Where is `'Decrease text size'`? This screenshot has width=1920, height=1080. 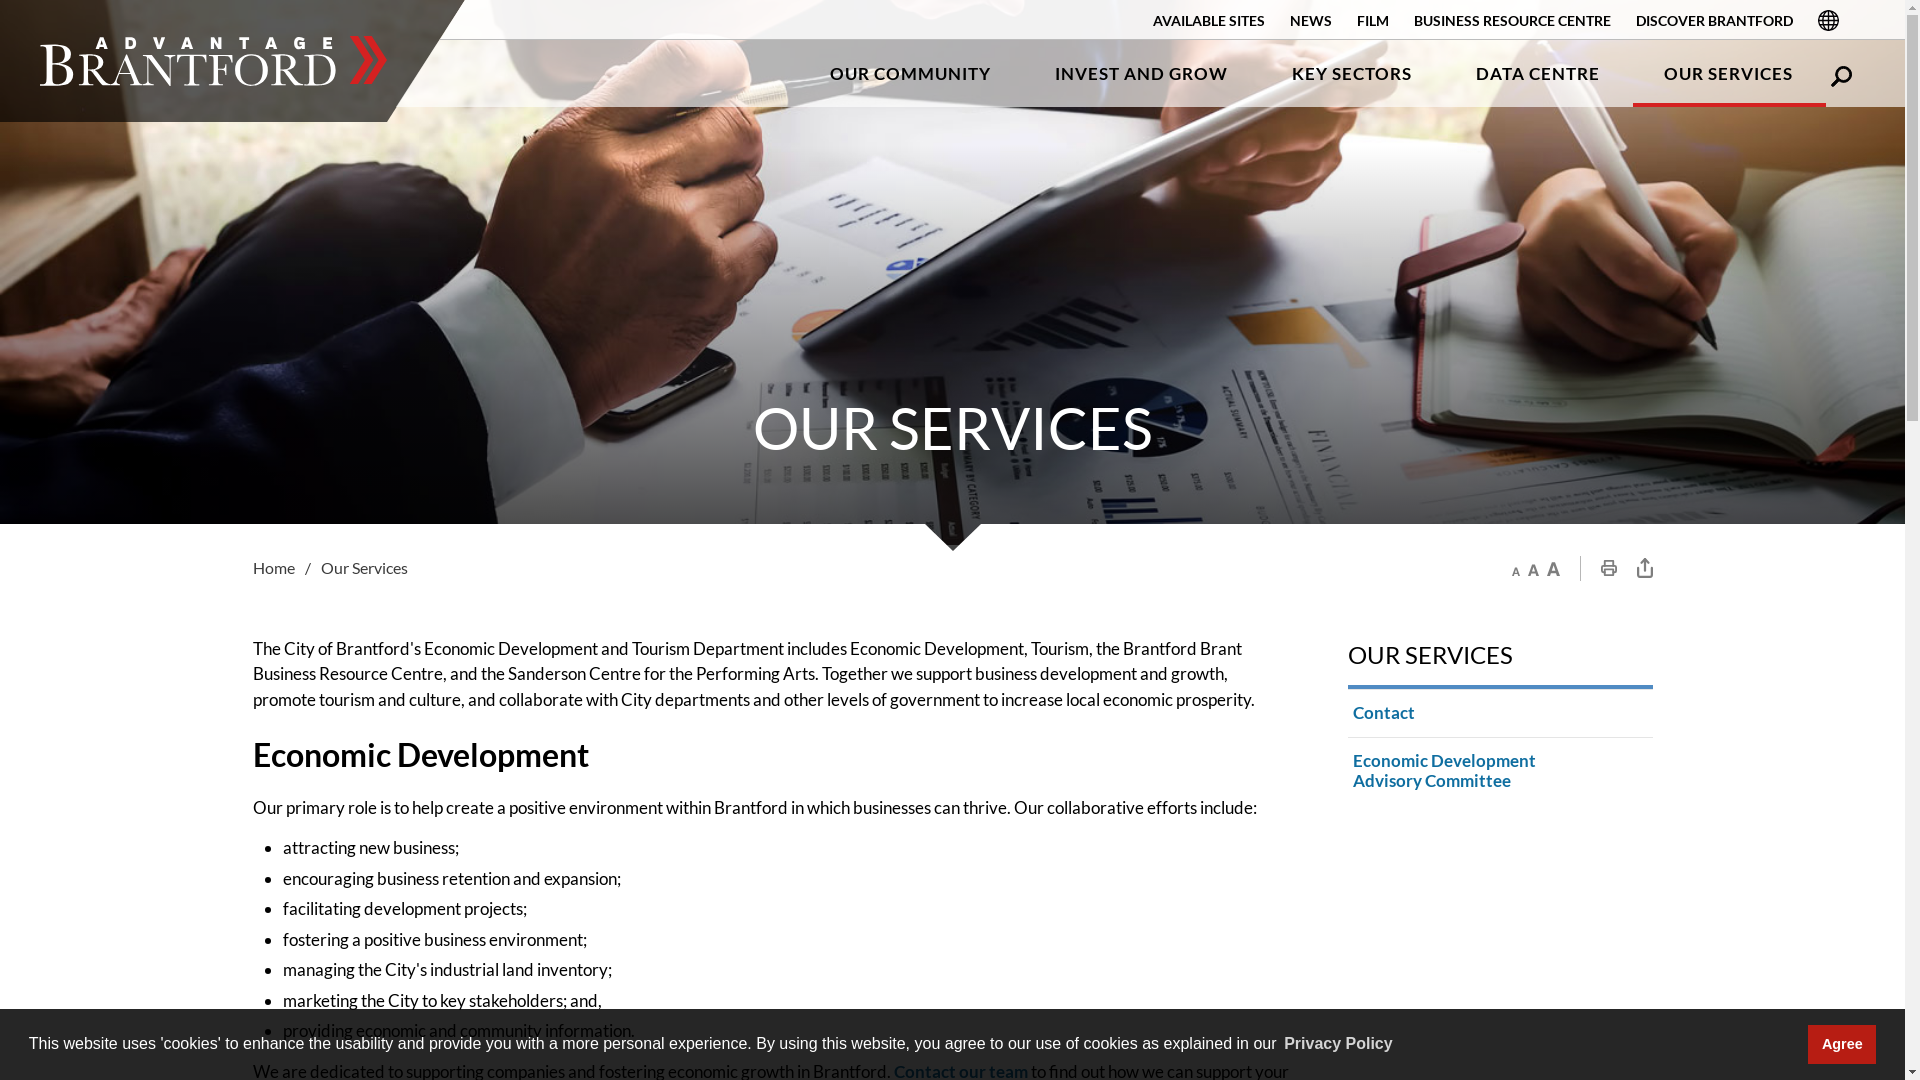 'Decrease text size' is located at coordinates (1512, 568).